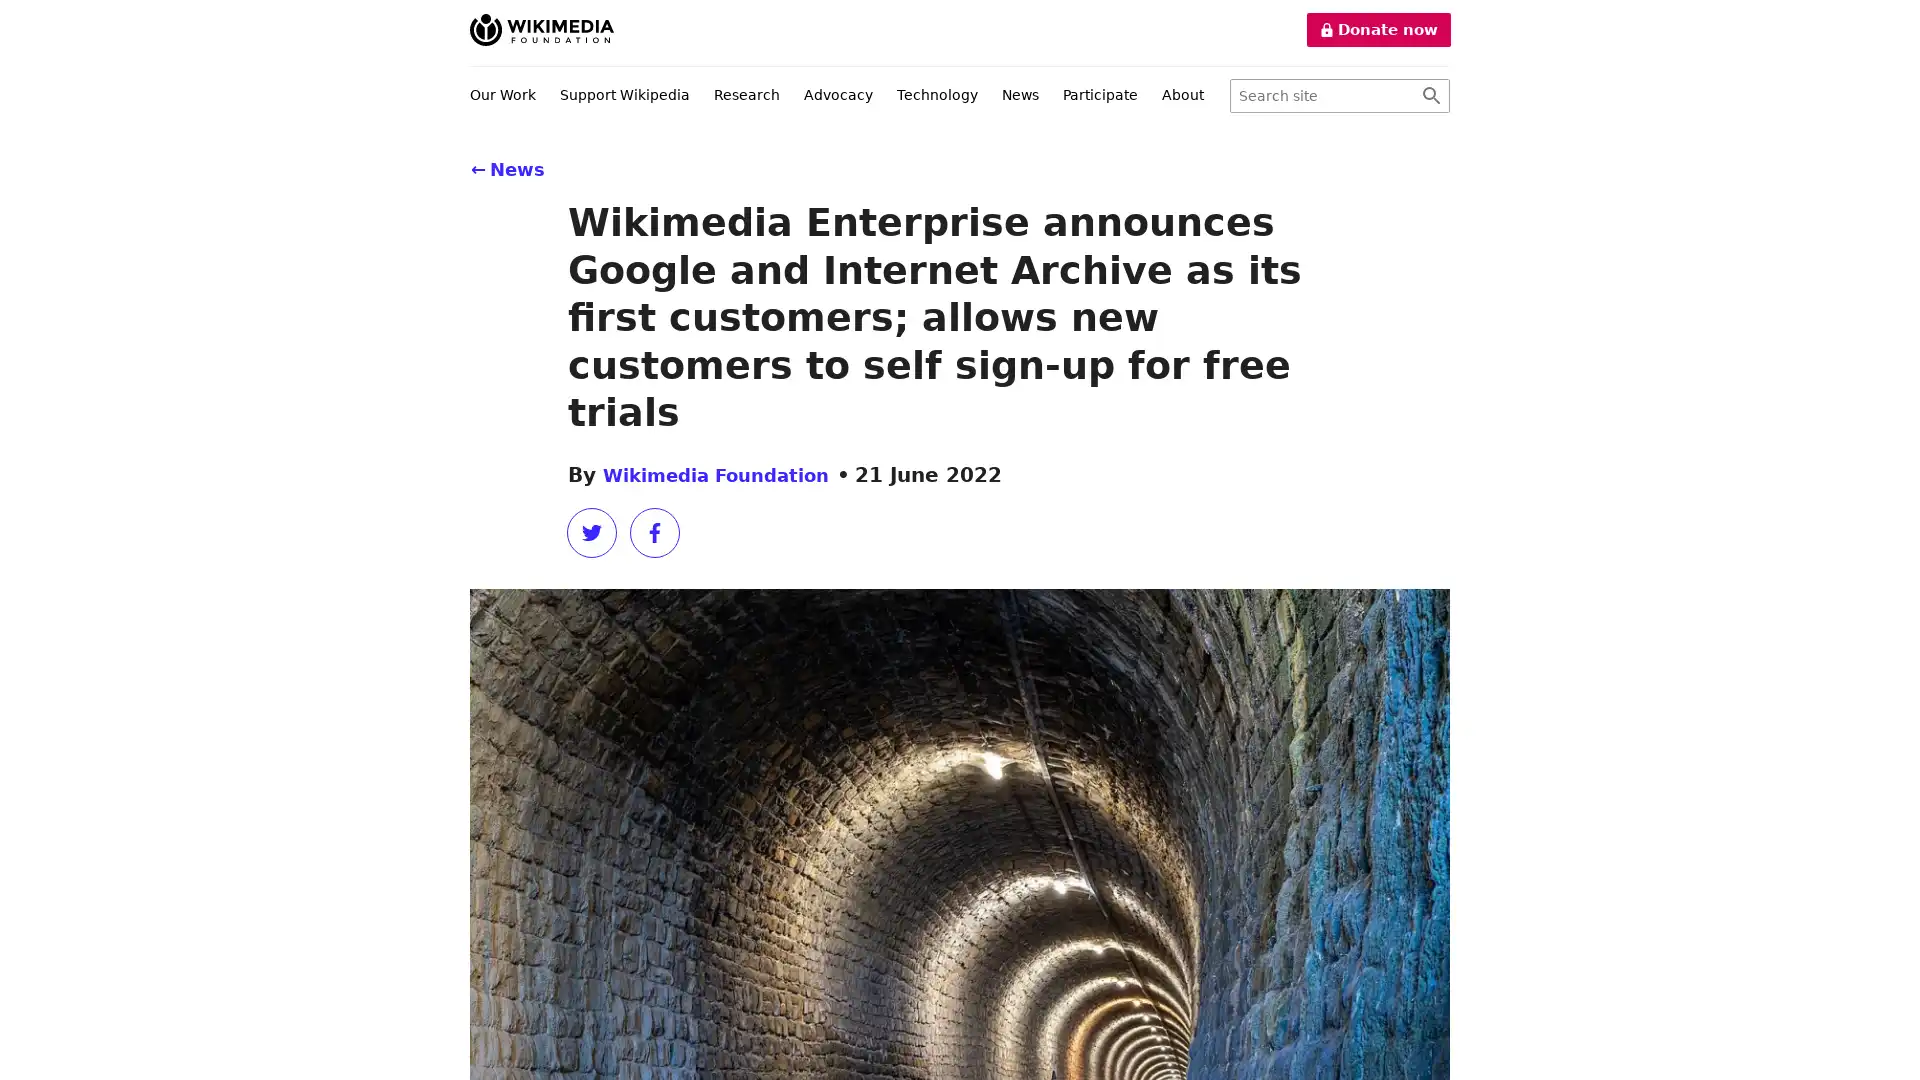 This screenshot has height=1080, width=1920. Describe the element at coordinates (1430, 96) in the screenshot. I see `Search` at that location.